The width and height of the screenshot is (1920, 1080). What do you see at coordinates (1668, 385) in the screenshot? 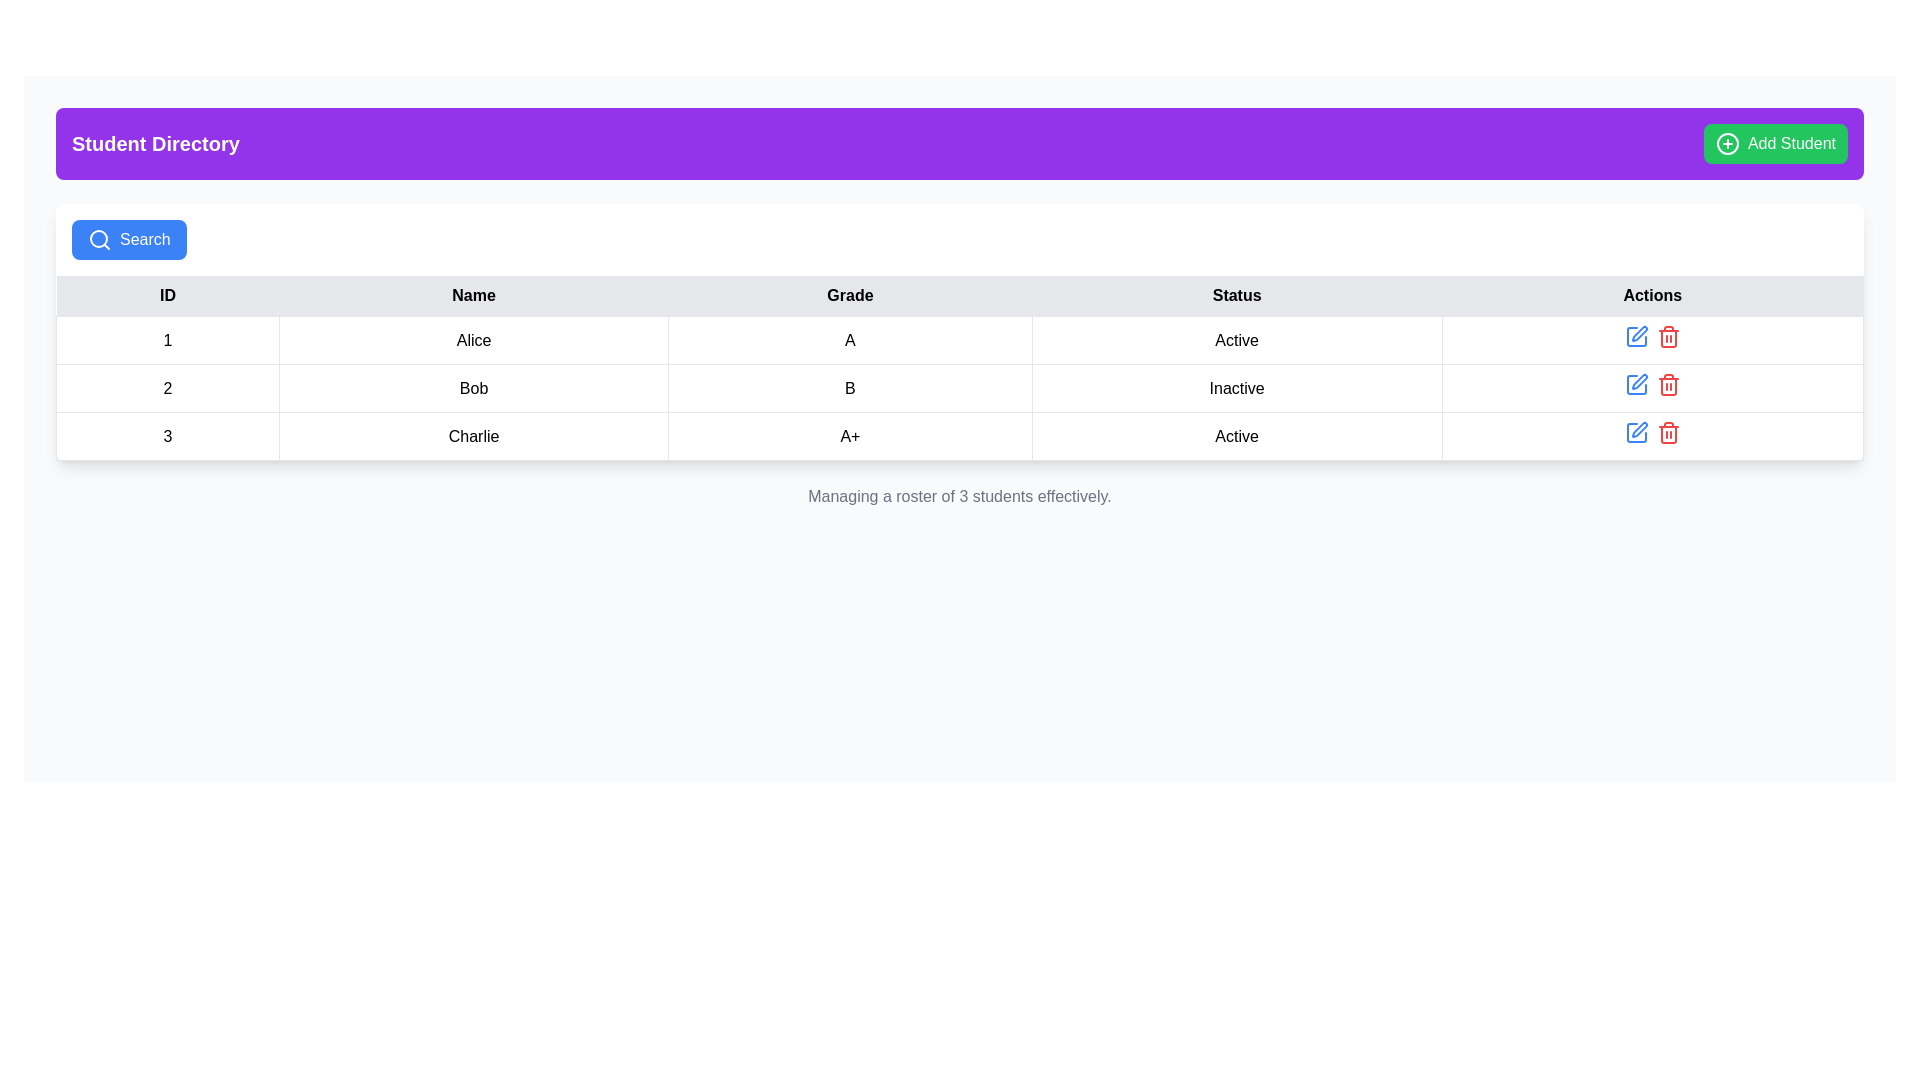
I see `the second red-colored trash icon in the 'Actions' column of the table` at bounding box center [1668, 385].